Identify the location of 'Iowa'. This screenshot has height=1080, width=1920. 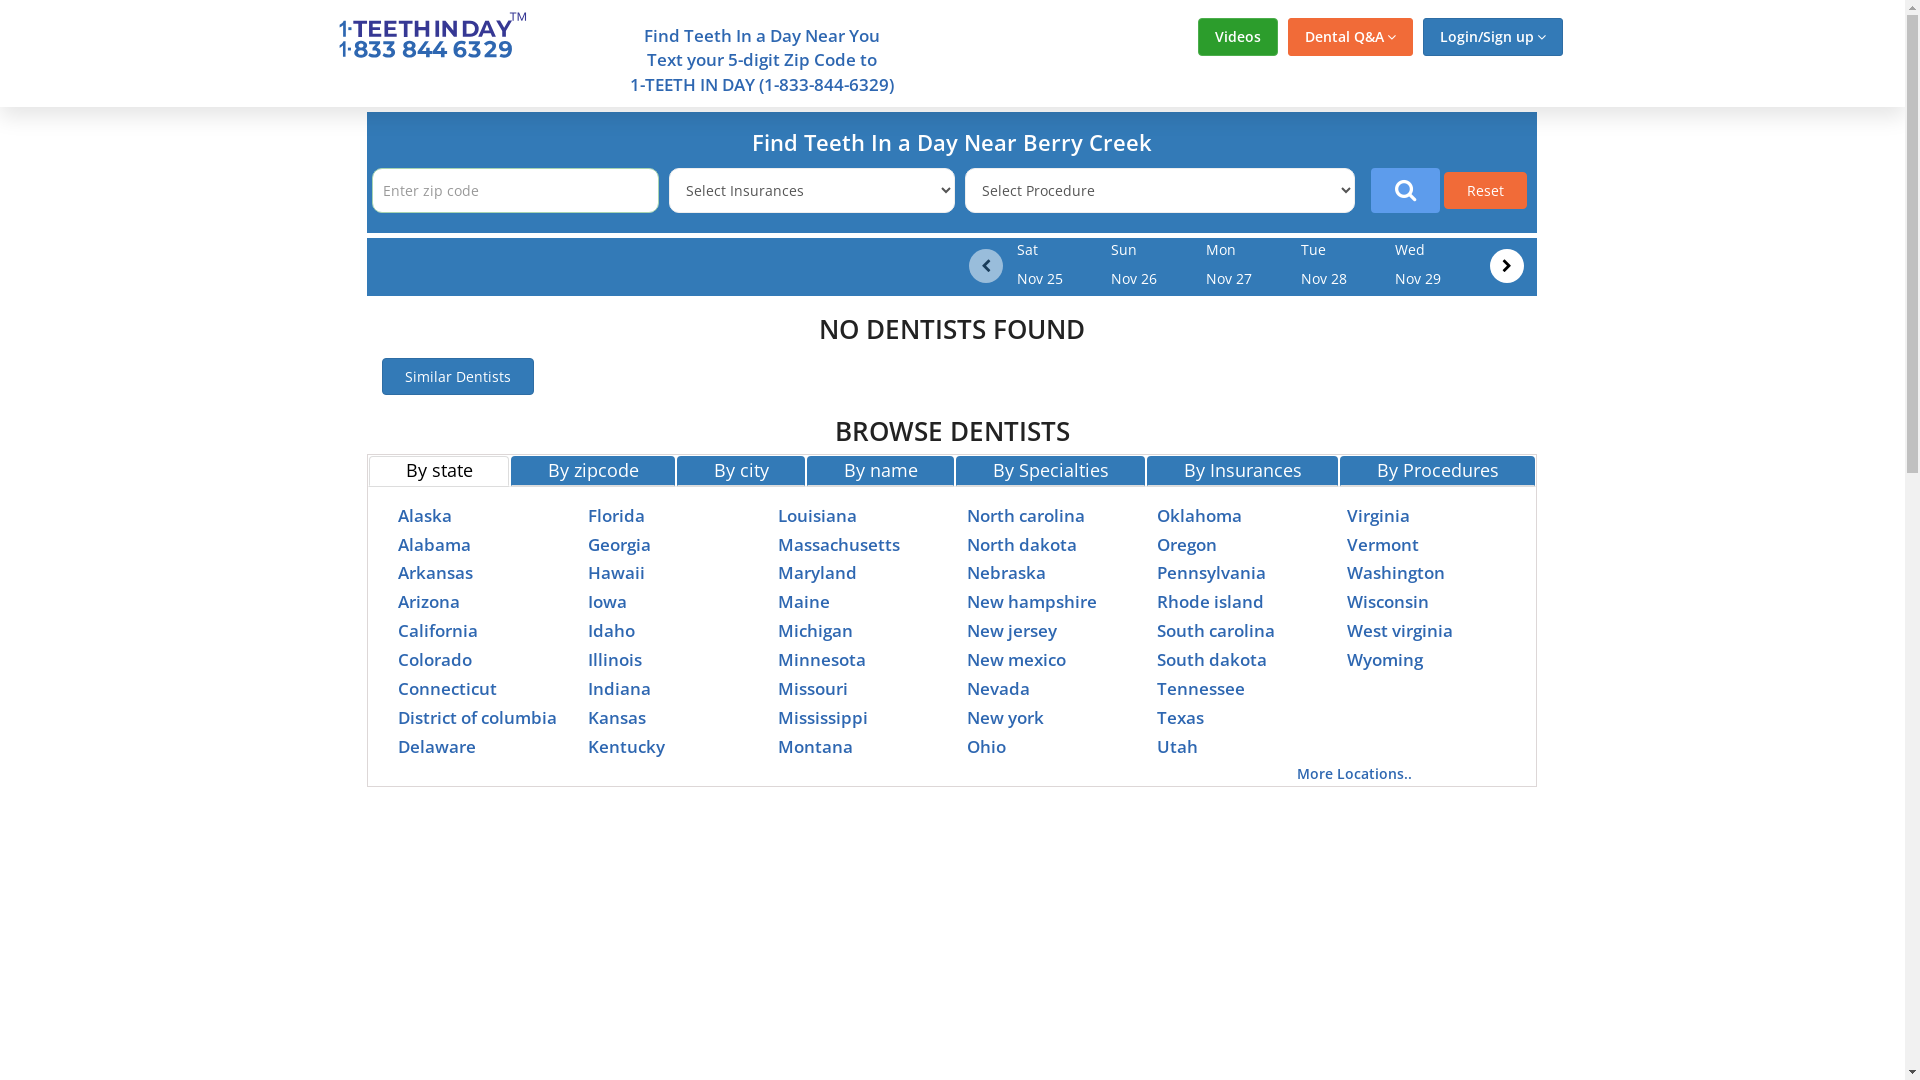
(606, 600).